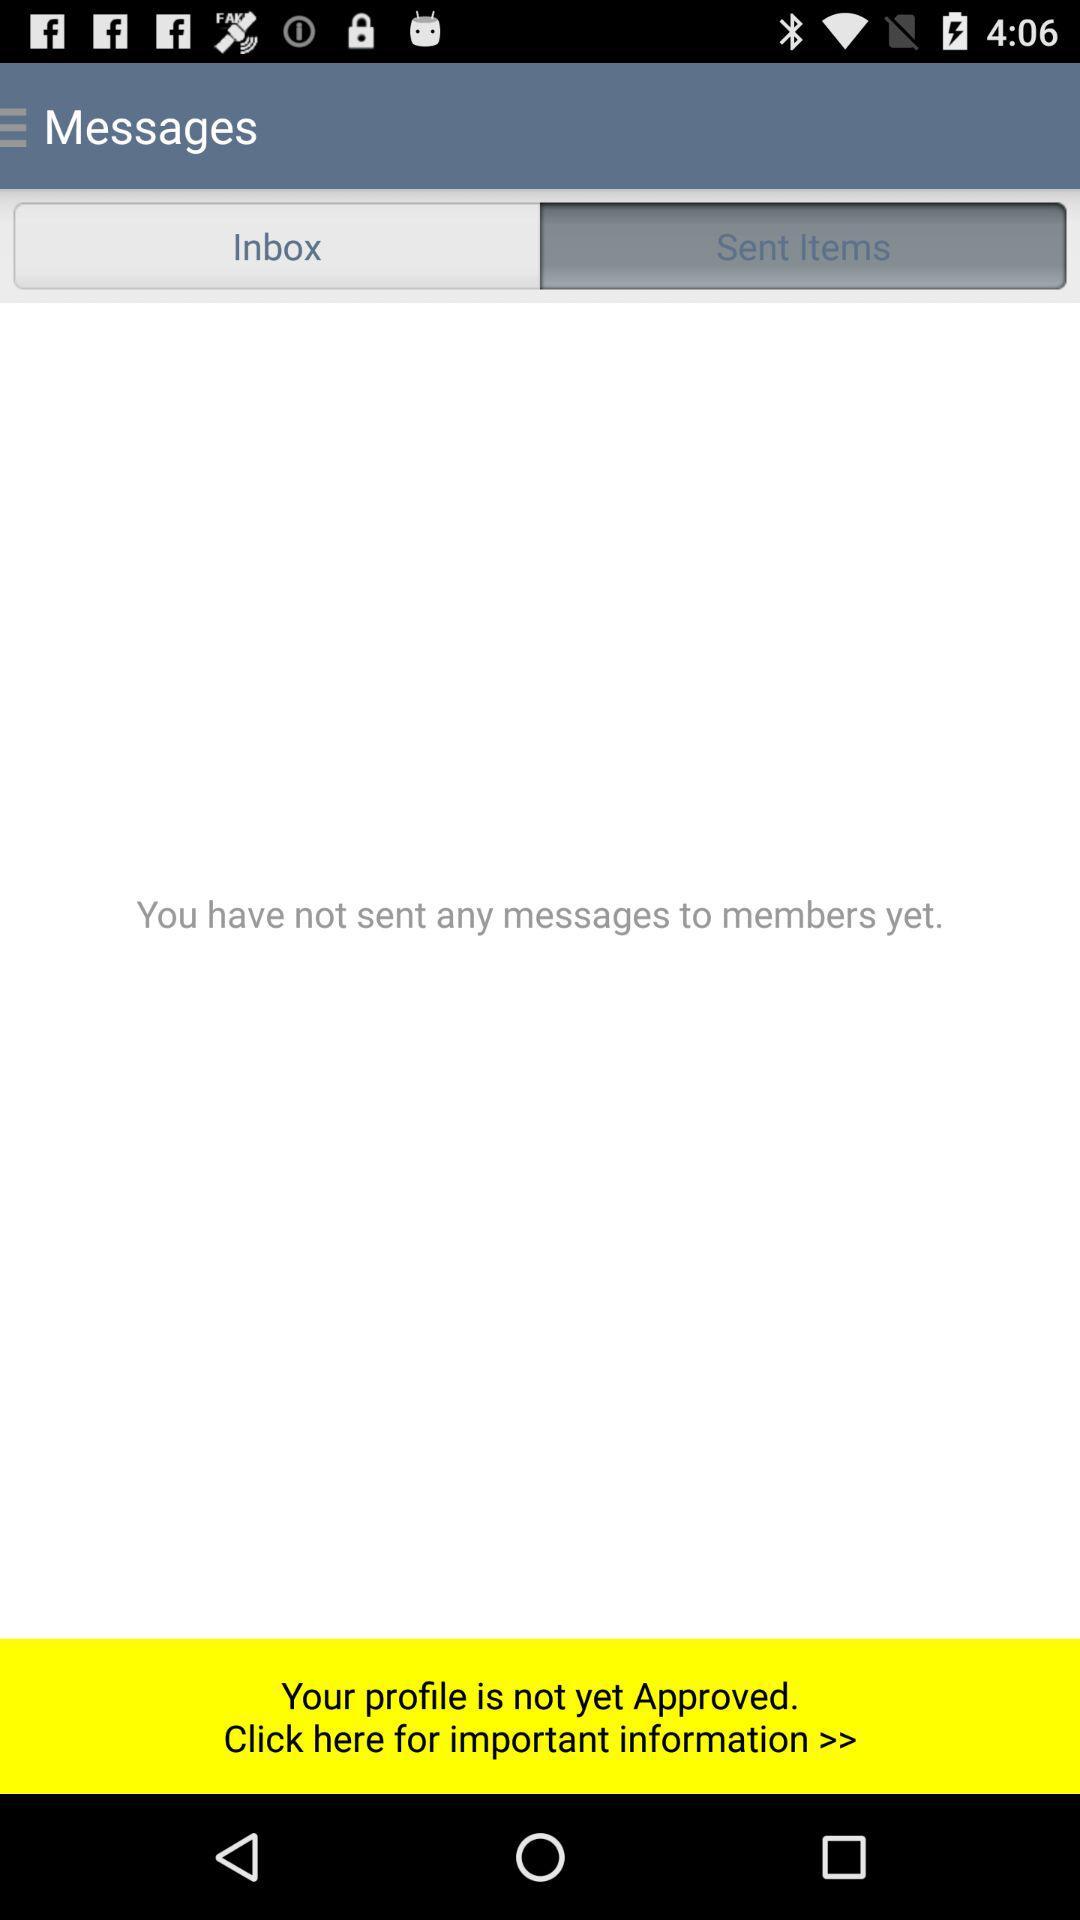 This screenshot has width=1080, height=1920. What do you see at coordinates (540, 970) in the screenshot?
I see `the icon above your profile is button` at bounding box center [540, 970].